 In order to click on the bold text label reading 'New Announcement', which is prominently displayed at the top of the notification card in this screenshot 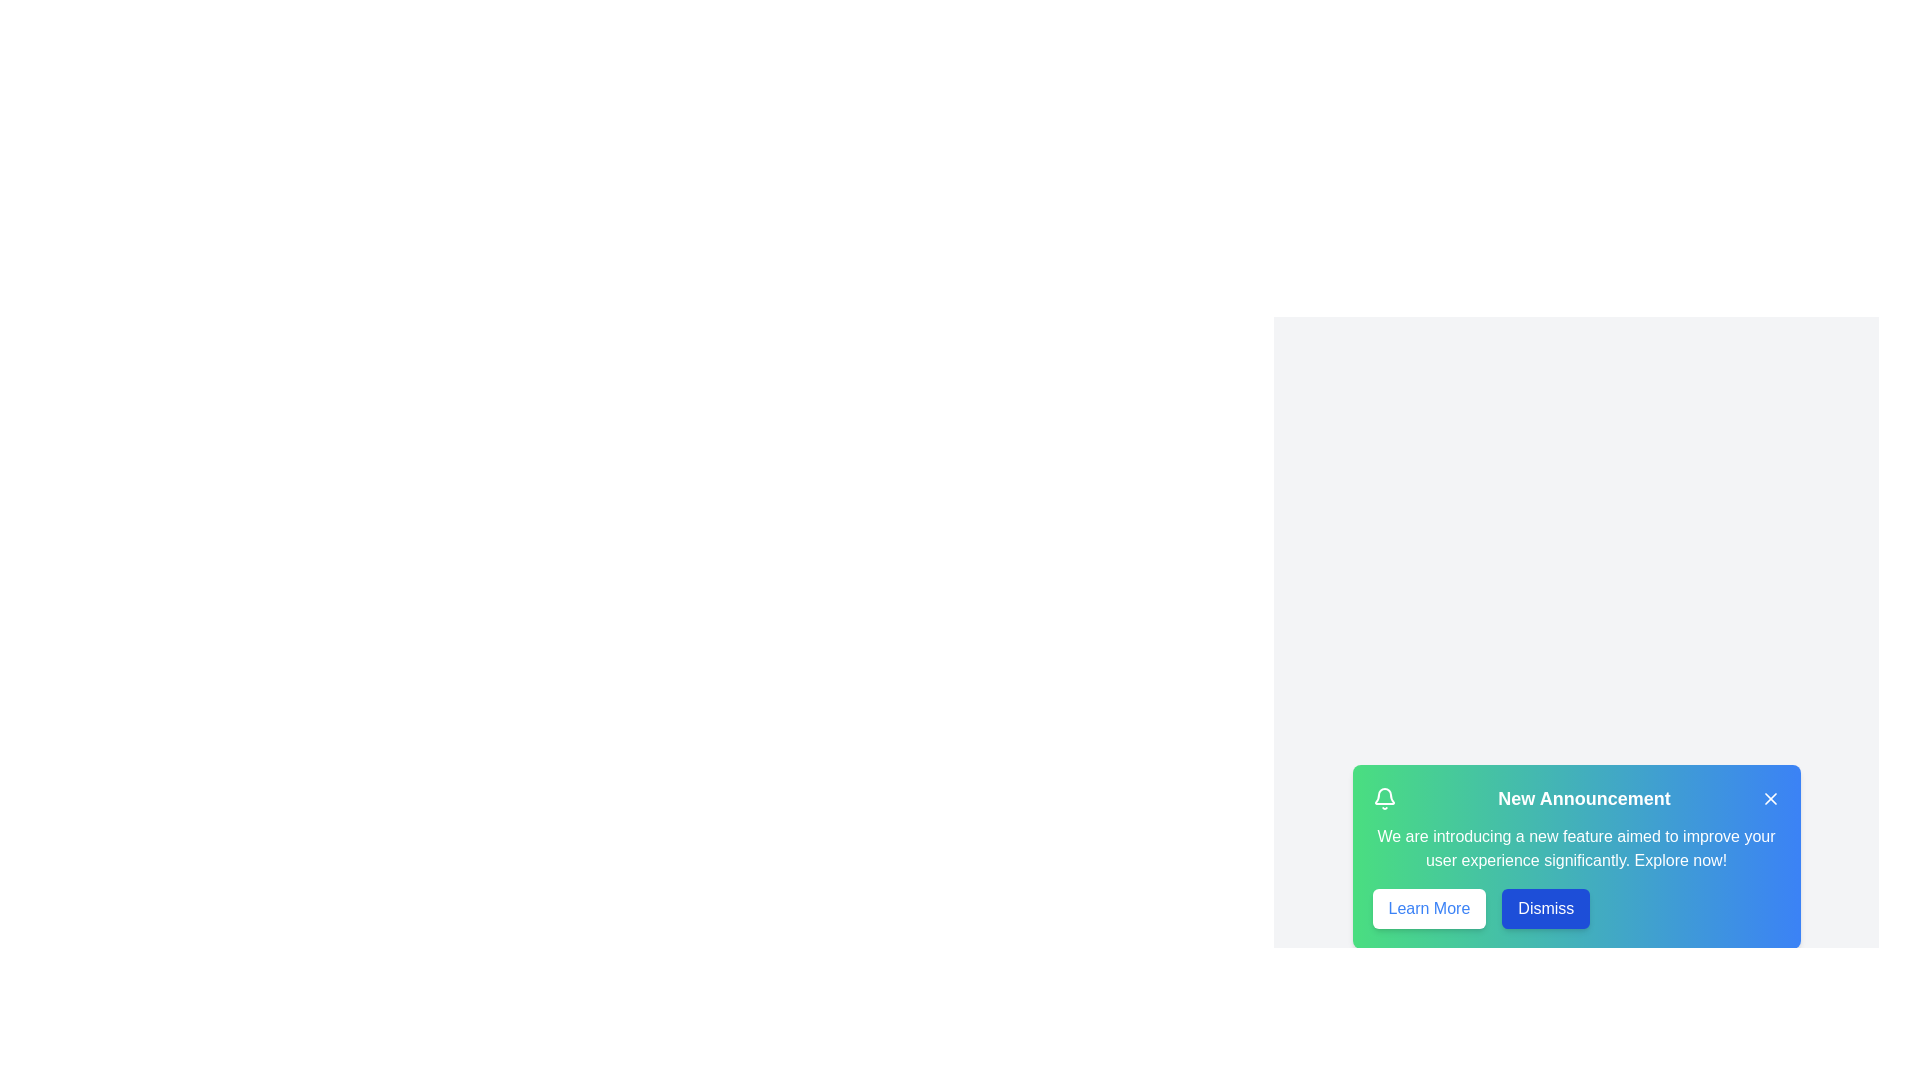, I will do `click(1583, 797)`.